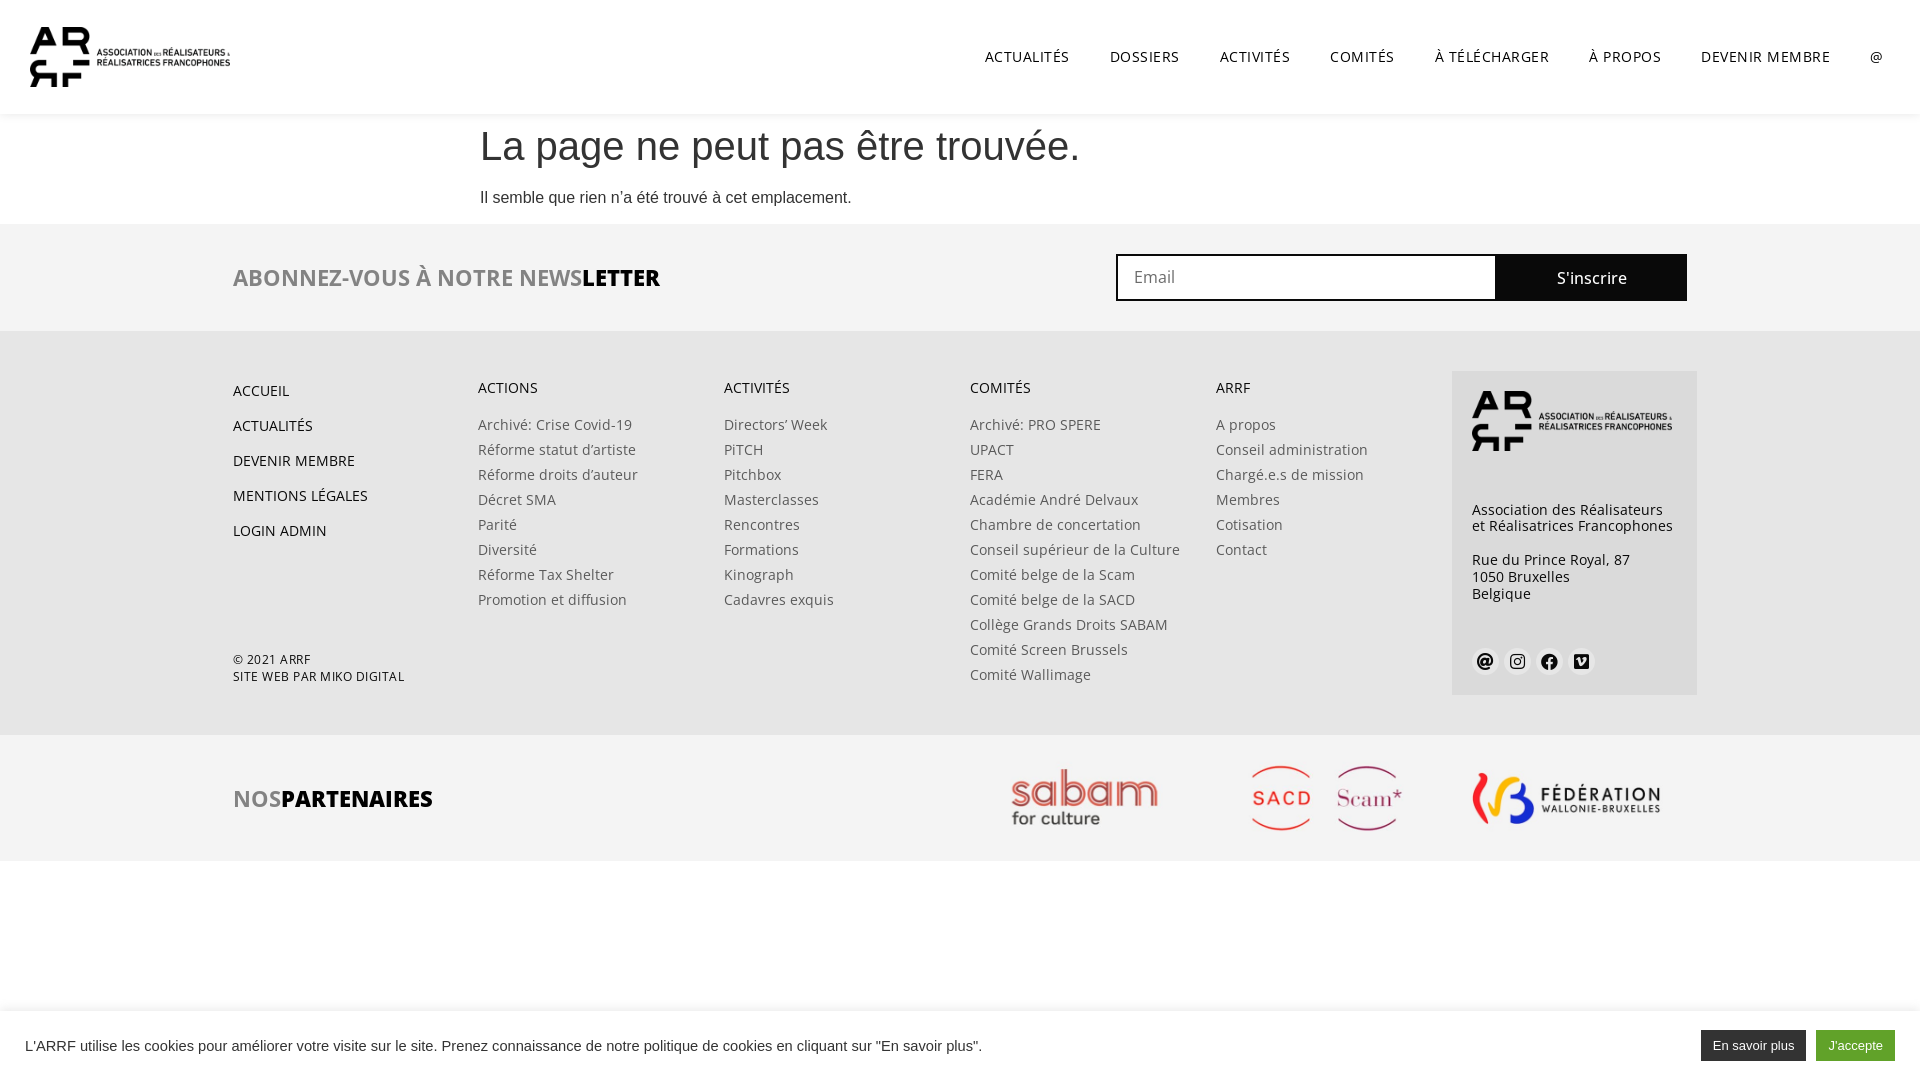  Describe the element at coordinates (1815, 1044) in the screenshot. I see `'J'accepte'` at that location.